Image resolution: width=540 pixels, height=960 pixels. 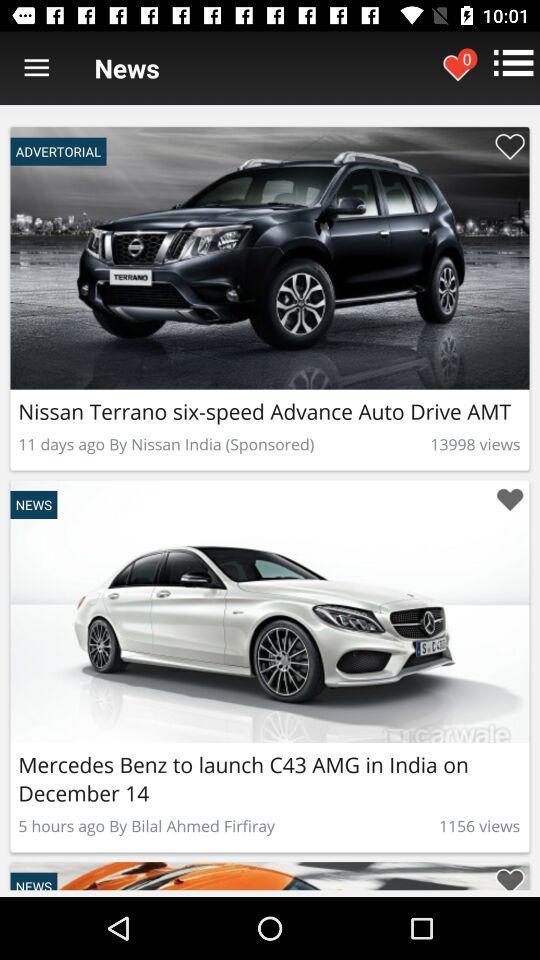 I want to click on like c43 amg, so click(x=509, y=875).